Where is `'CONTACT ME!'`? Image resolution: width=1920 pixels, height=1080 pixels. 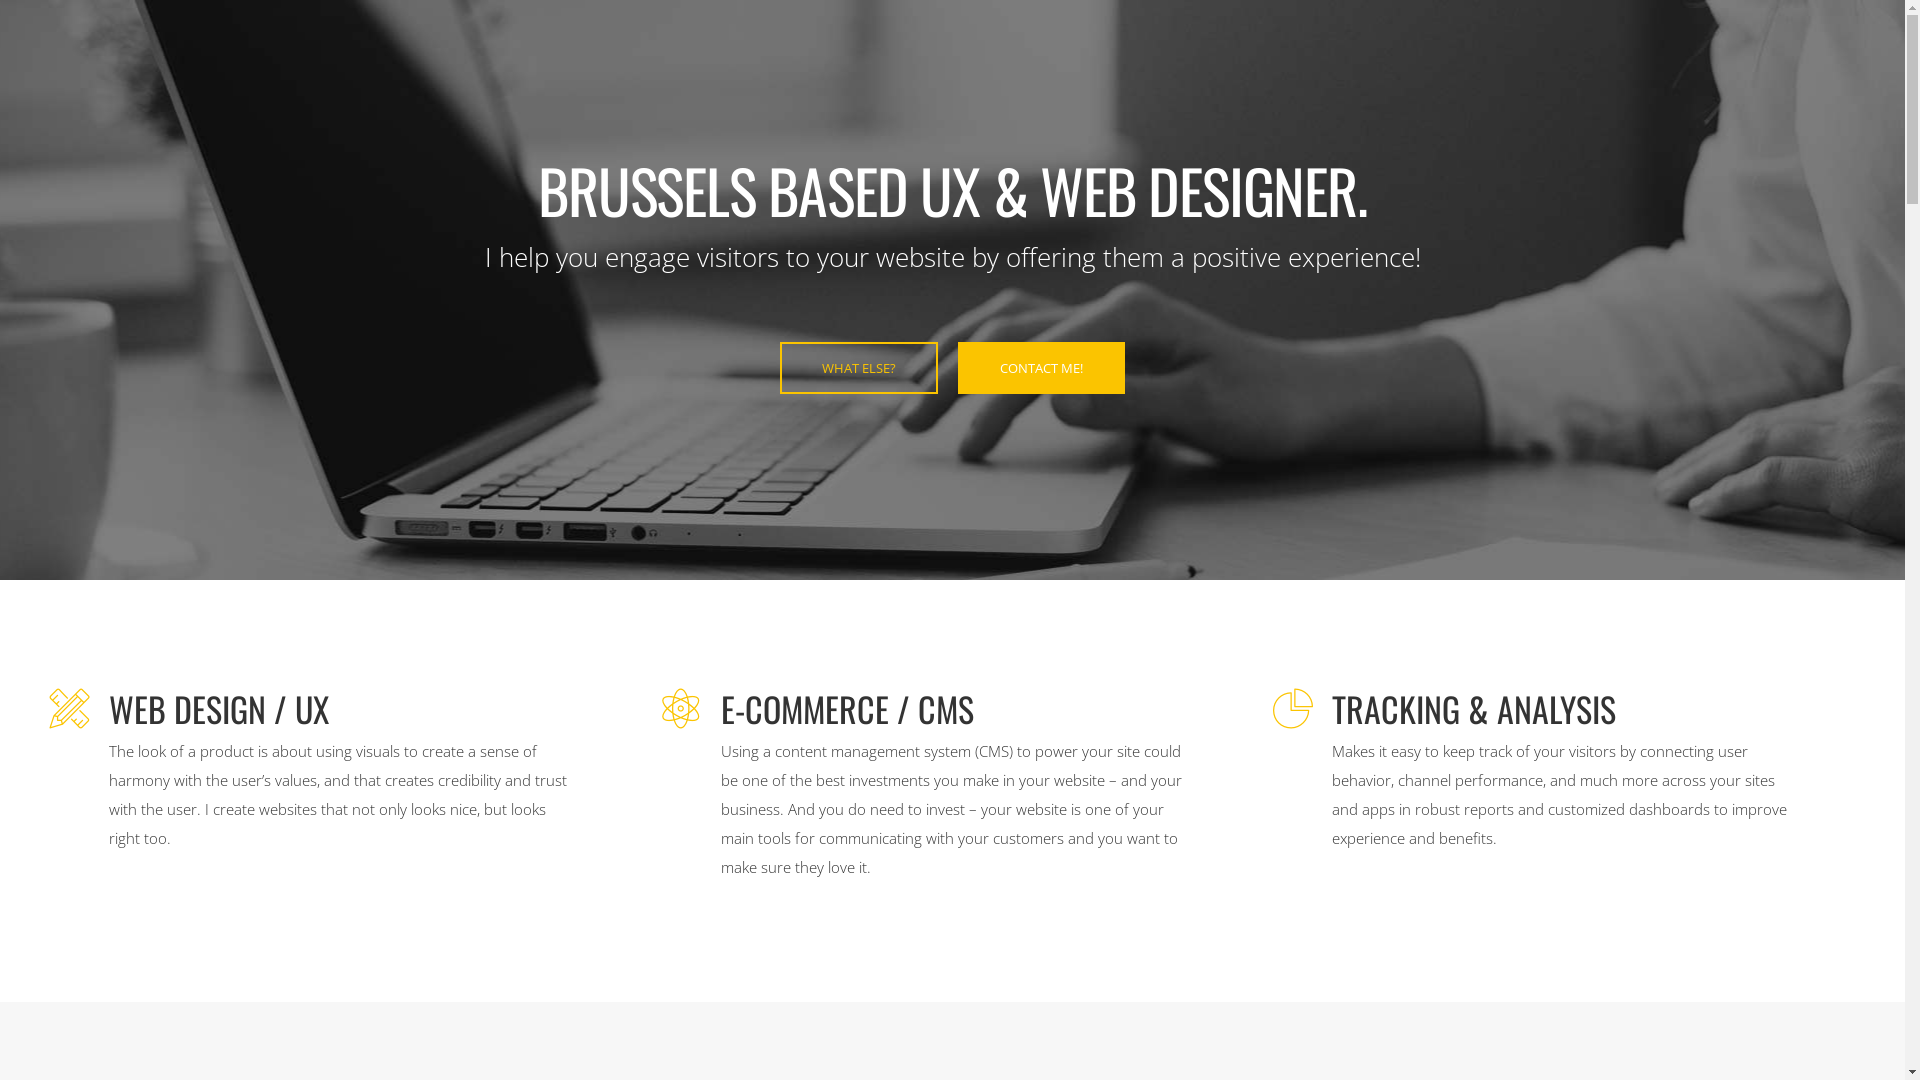
'CONTACT ME!' is located at coordinates (957, 368).